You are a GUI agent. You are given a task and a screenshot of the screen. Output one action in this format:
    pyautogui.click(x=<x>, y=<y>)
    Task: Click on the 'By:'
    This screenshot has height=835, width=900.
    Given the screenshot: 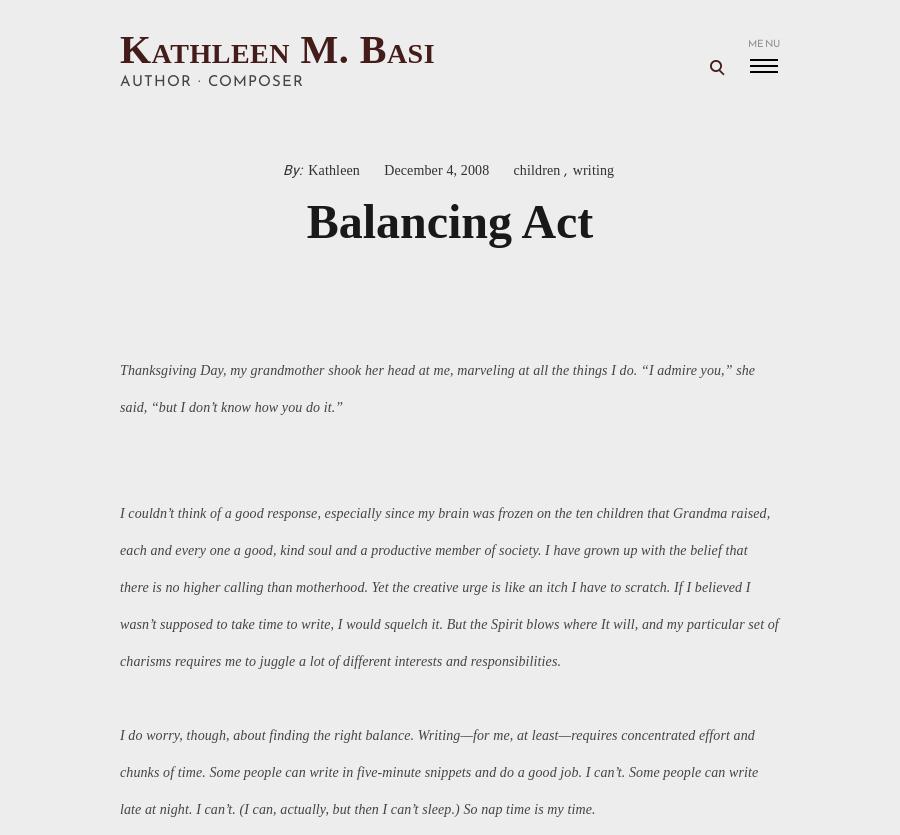 What is the action you would take?
    pyautogui.click(x=292, y=170)
    